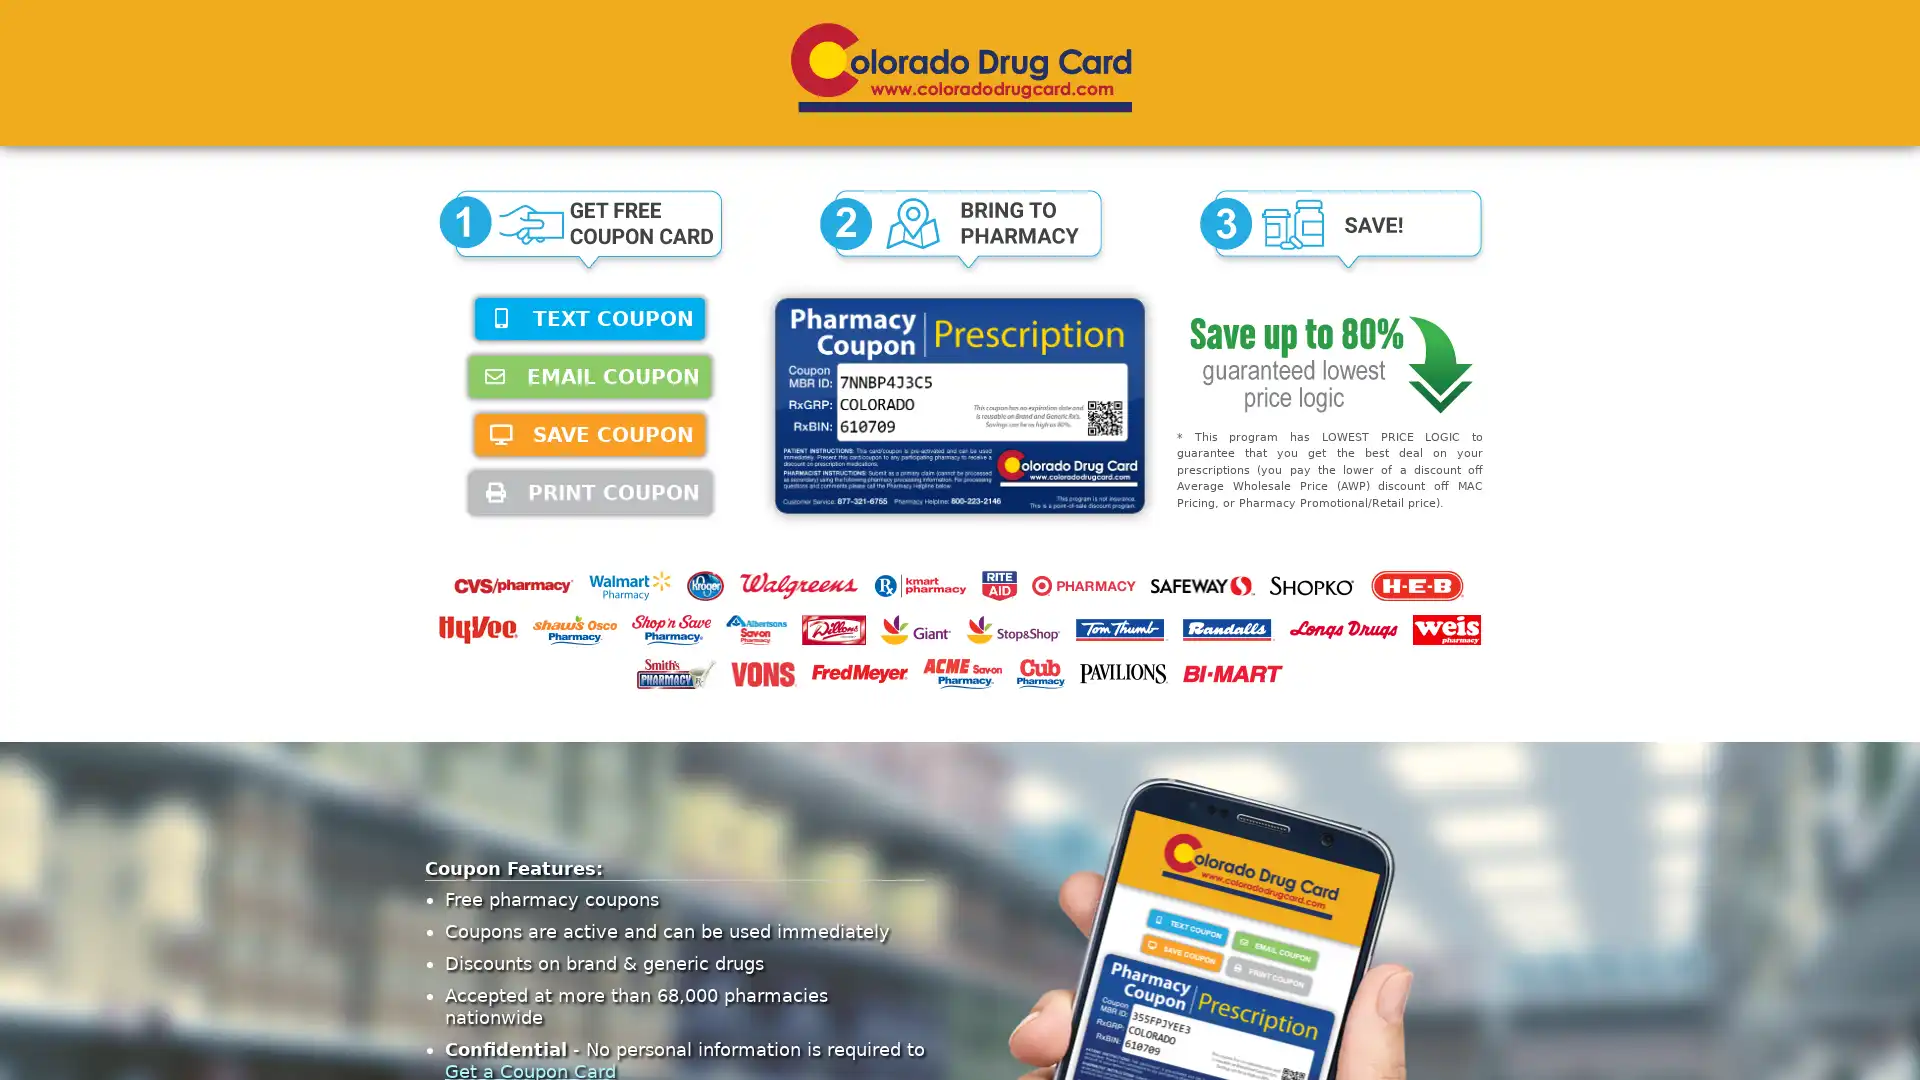 The height and width of the screenshot is (1080, 1920). I want to click on EMAIL COUPON, so click(589, 377).